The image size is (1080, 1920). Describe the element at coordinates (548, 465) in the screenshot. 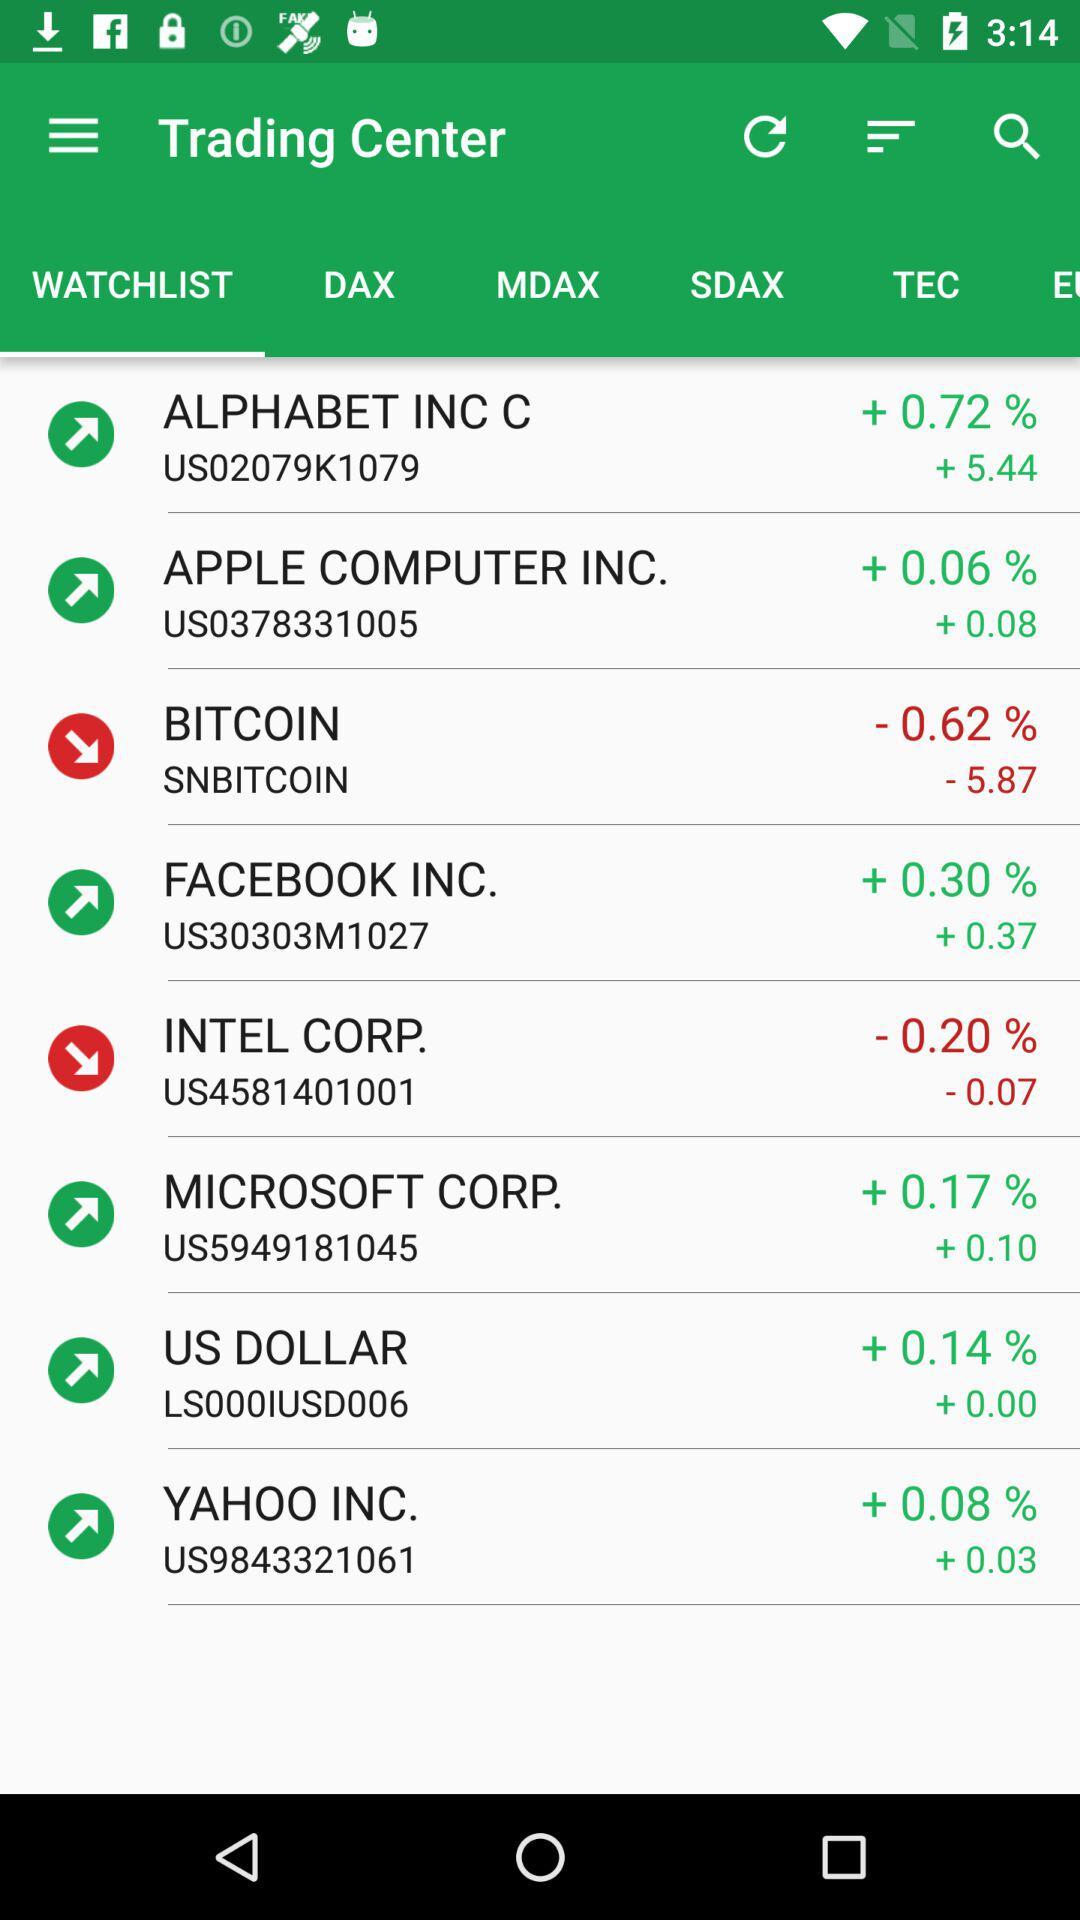

I see `the item next to the + 5.44` at that location.